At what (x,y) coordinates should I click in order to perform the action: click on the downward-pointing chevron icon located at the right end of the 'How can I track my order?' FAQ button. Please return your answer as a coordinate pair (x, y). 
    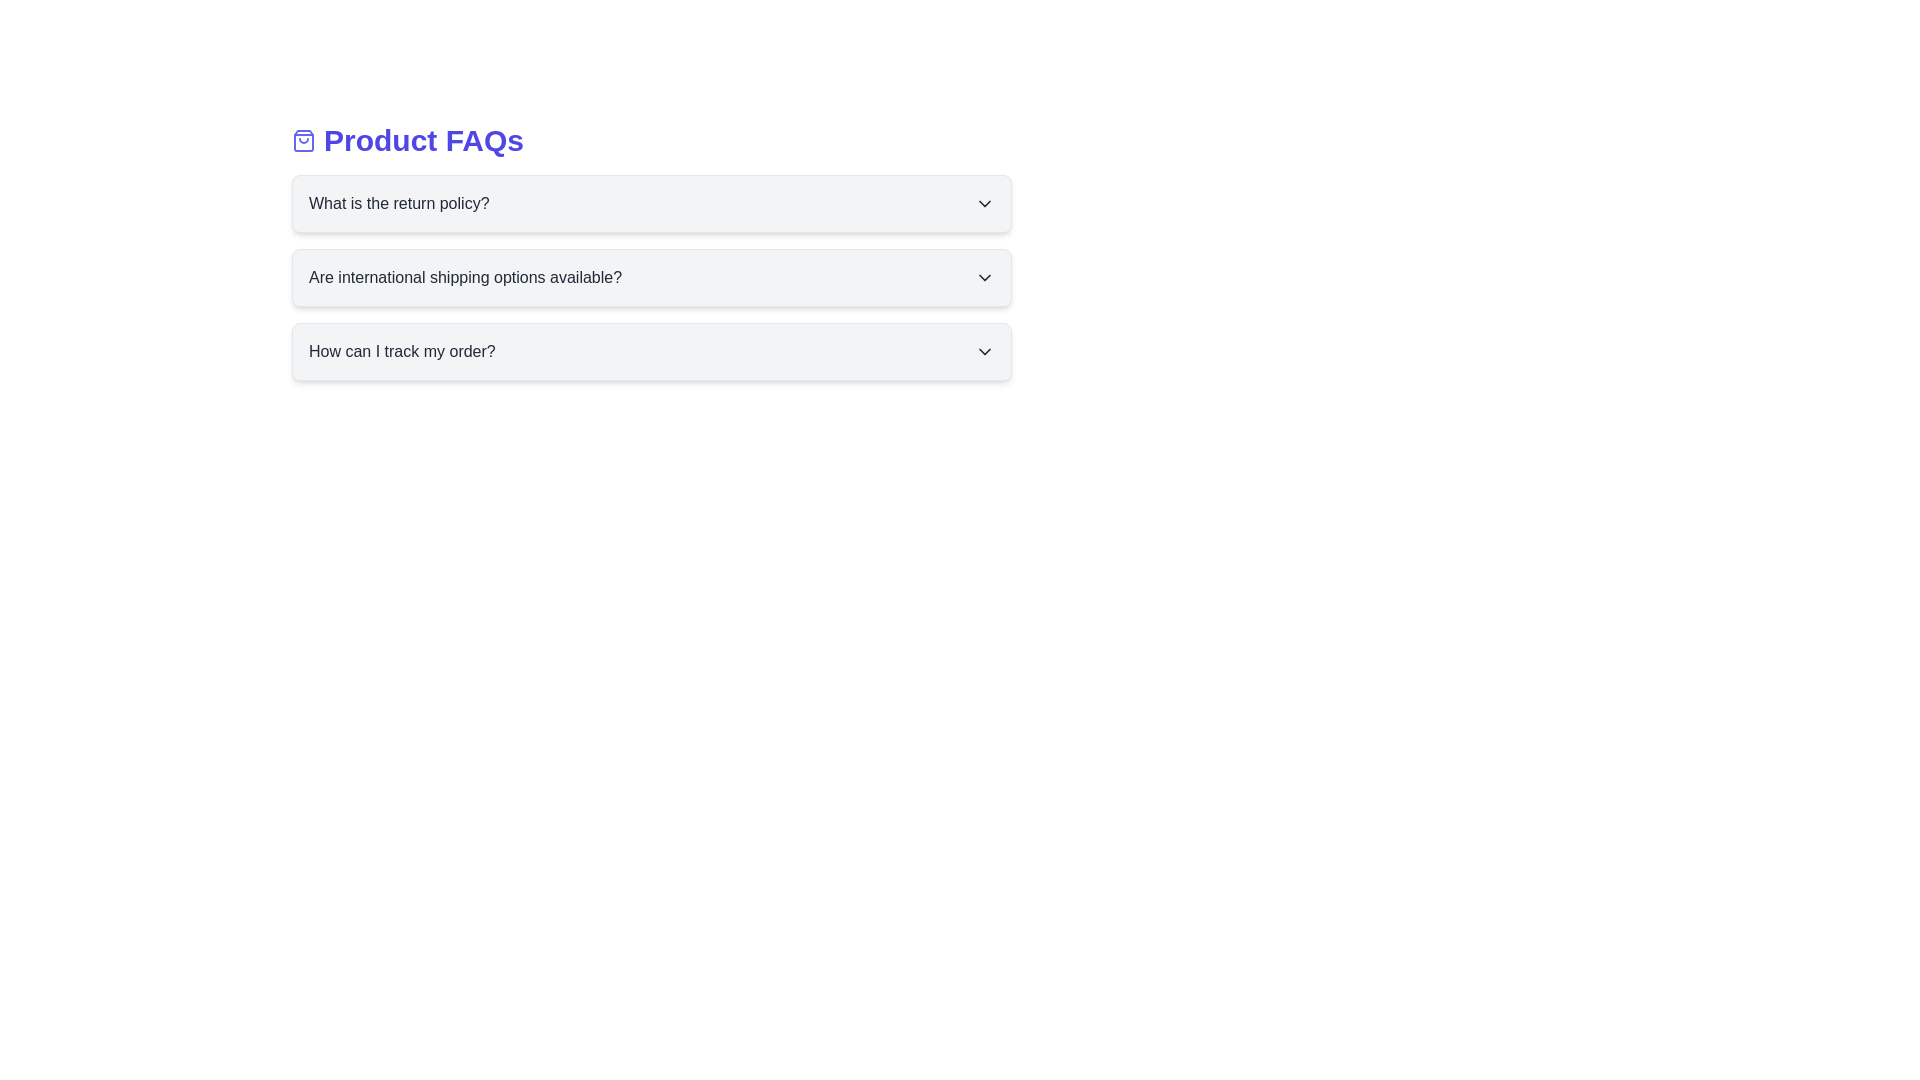
    Looking at the image, I should click on (984, 350).